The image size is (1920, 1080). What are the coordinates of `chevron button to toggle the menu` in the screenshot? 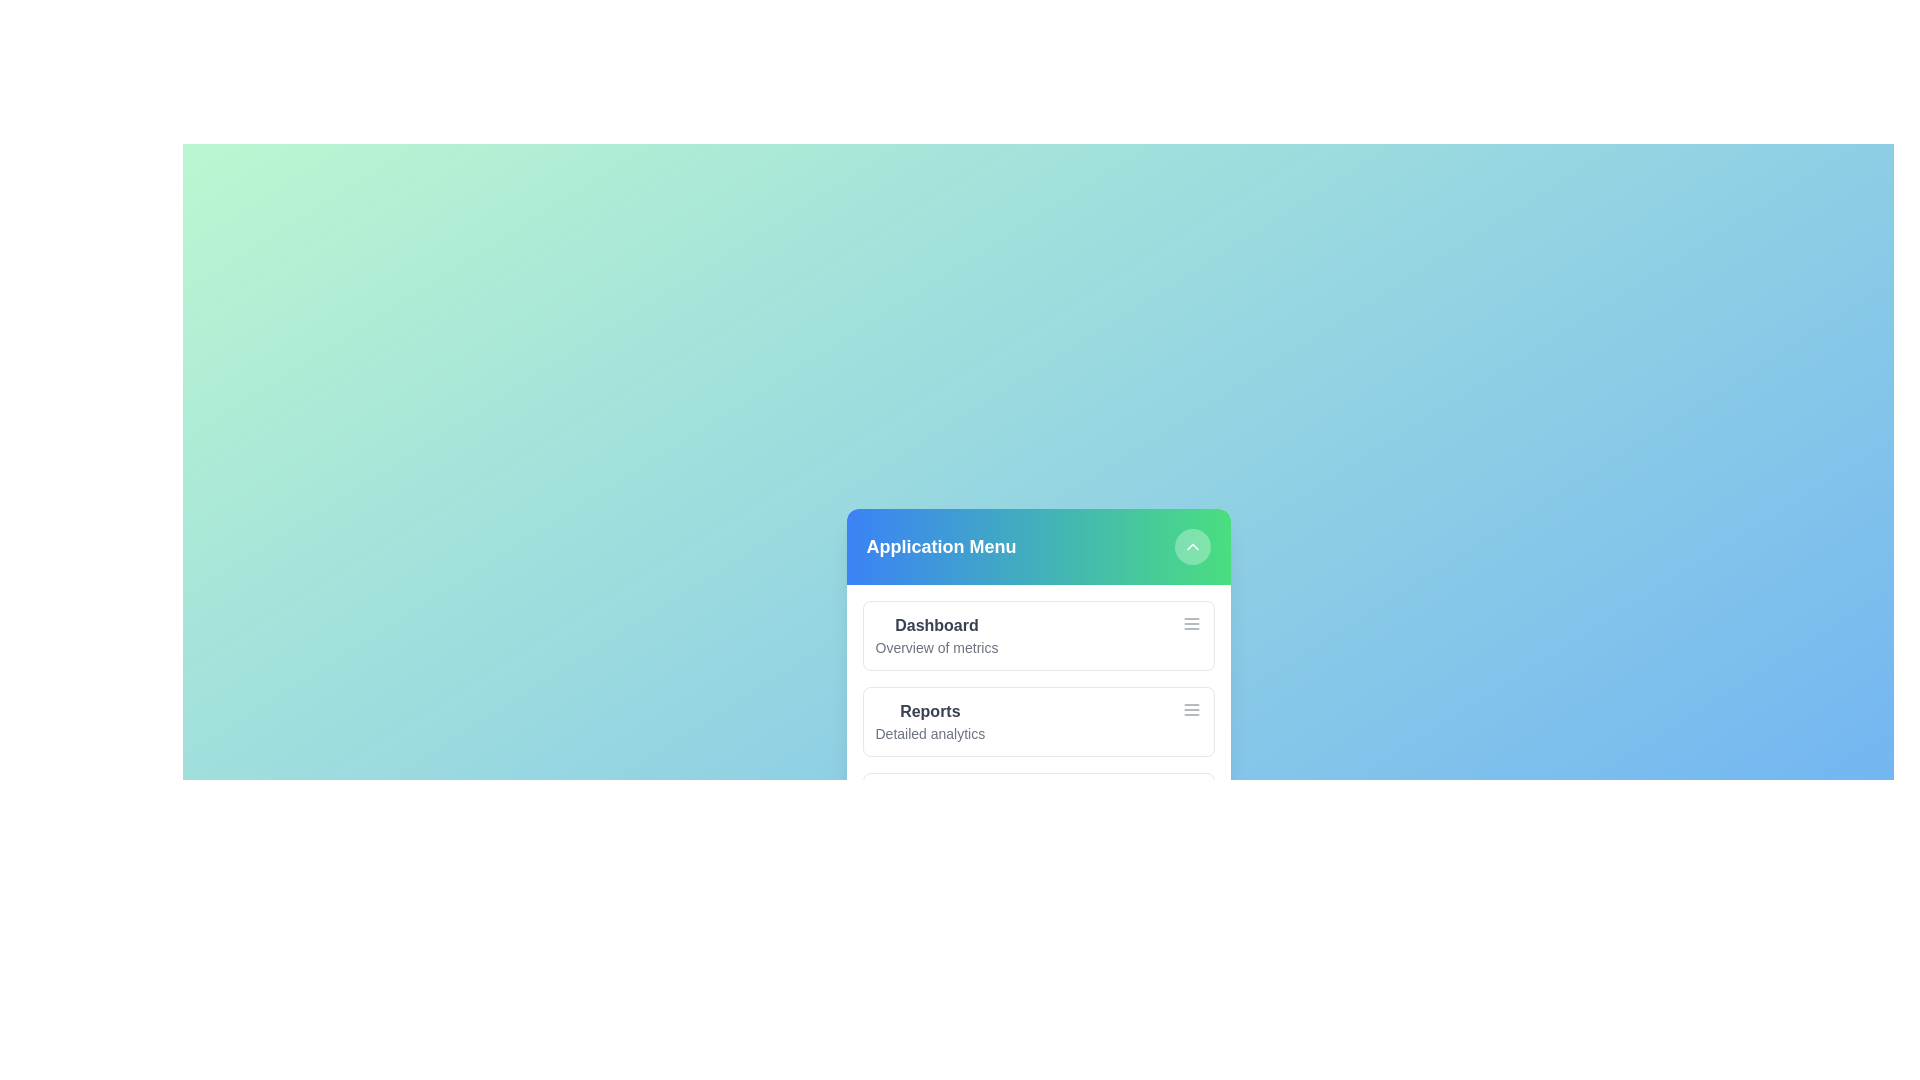 It's located at (1192, 547).